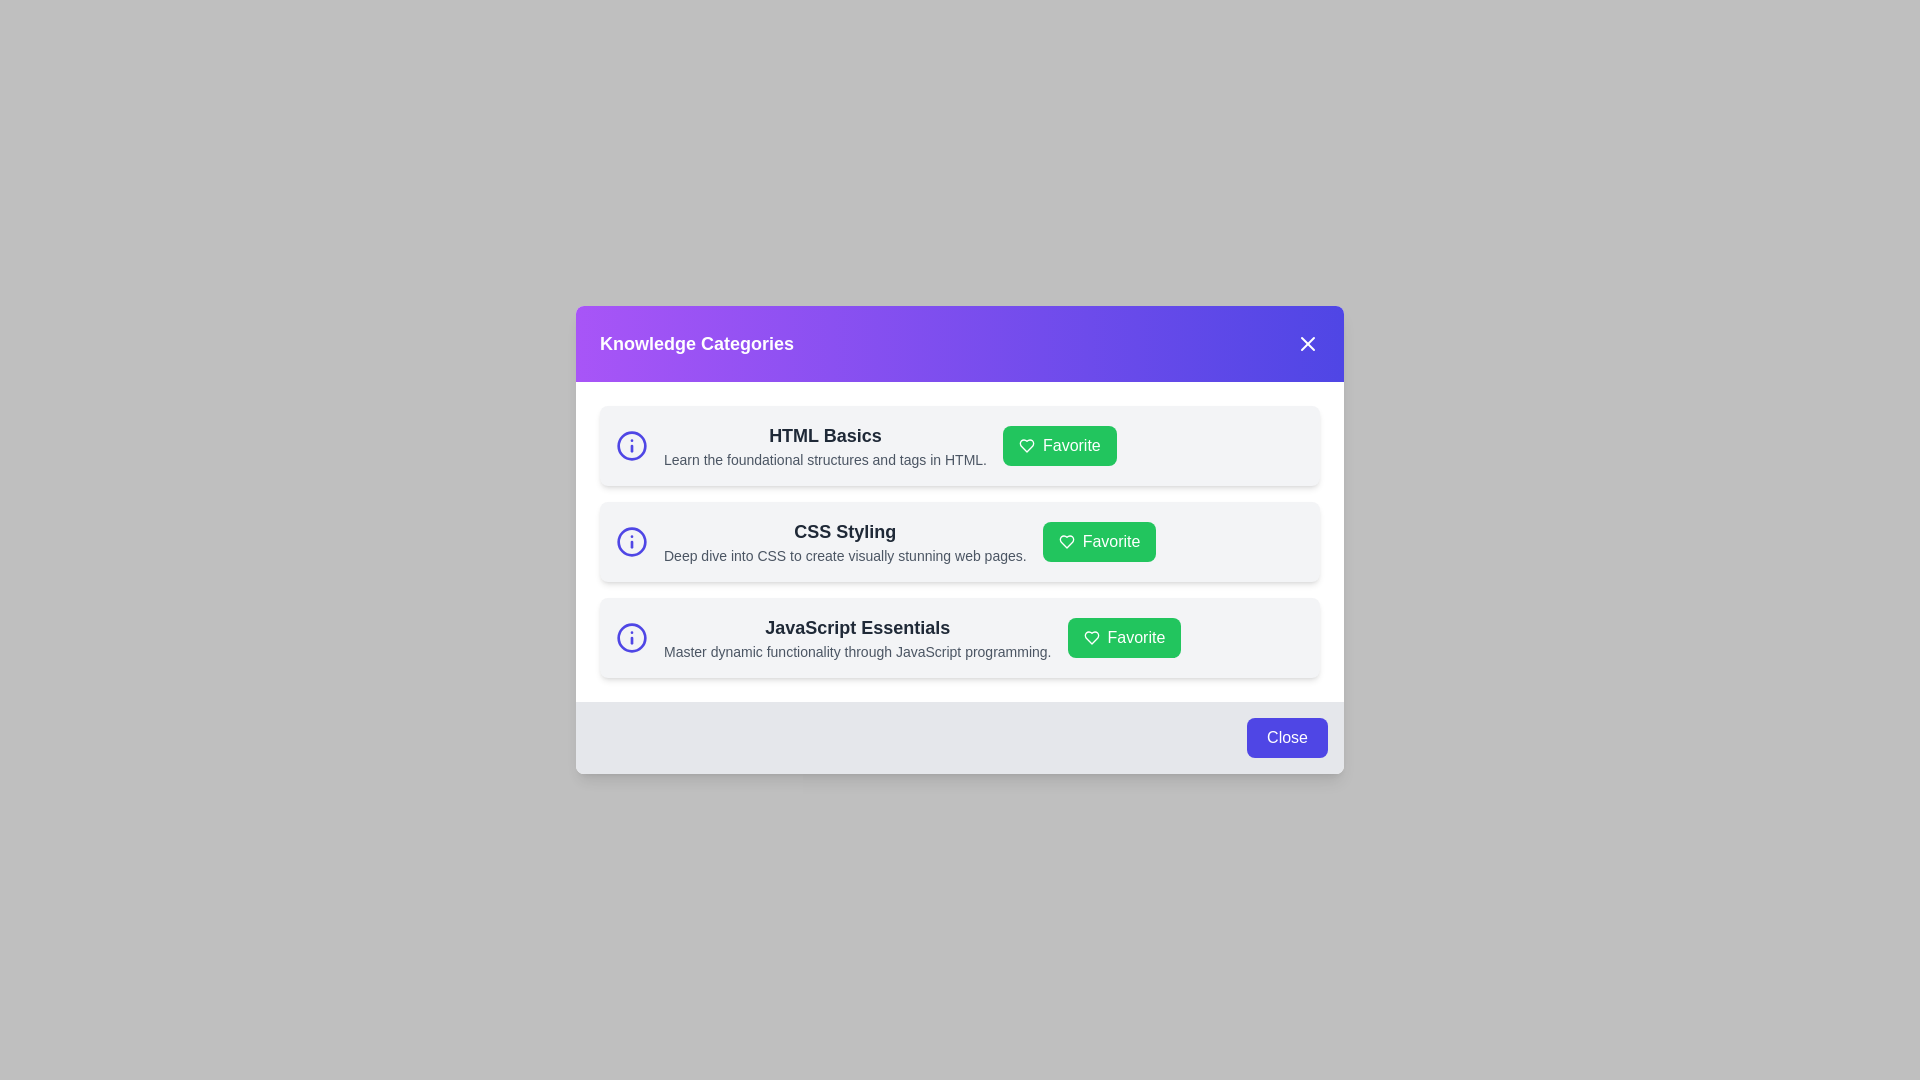  Describe the element at coordinates (960, 542) in the screenshot. I see `the Information Card with Button, which is the second card in a vertical arrangement, to trigger additional interaction options` at that location.